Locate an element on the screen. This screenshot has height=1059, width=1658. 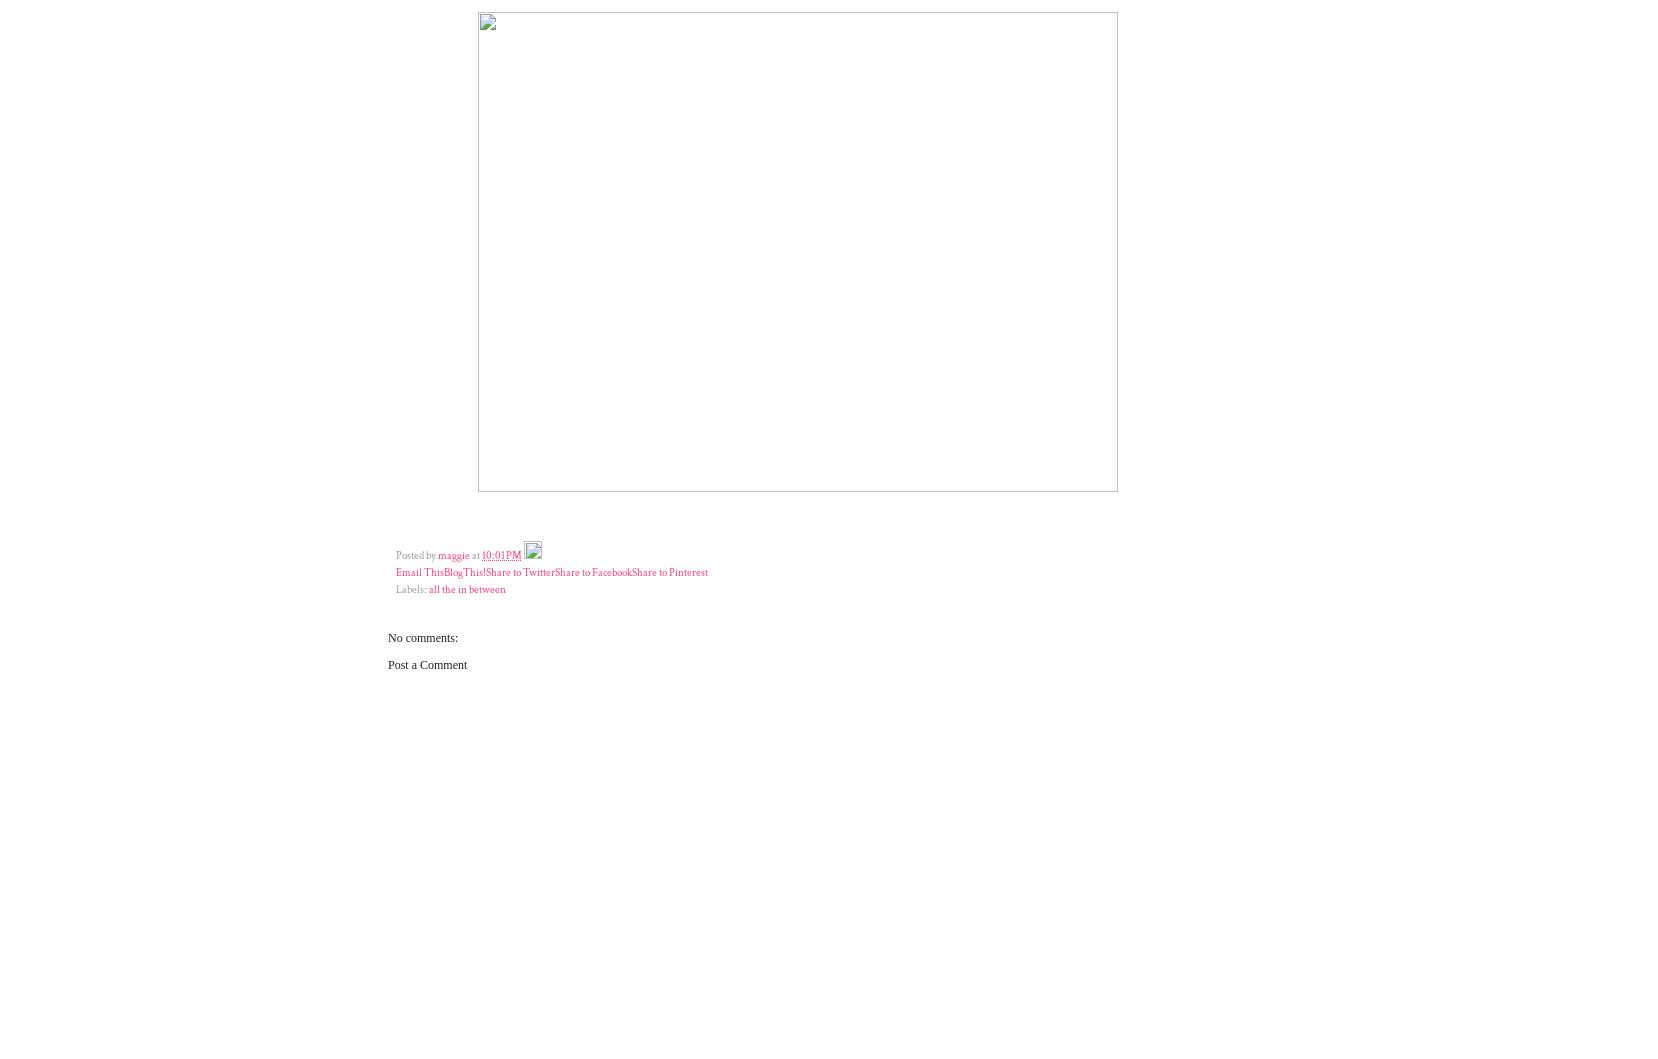
'at' is located at coordinates (477, 554).